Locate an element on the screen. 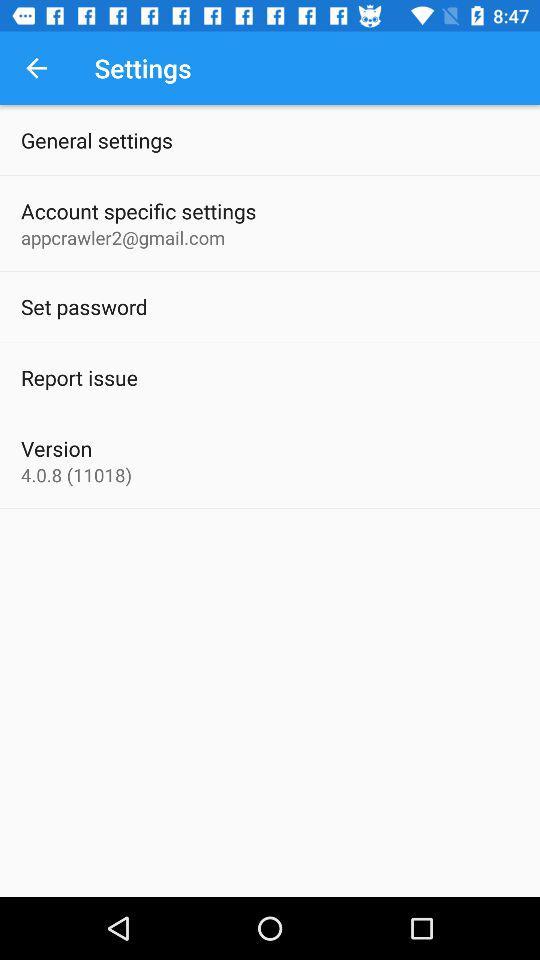 Image resolution: width=540 pixels, height=960 pixels. icon above the general settings is located at coordinates (36, 68).